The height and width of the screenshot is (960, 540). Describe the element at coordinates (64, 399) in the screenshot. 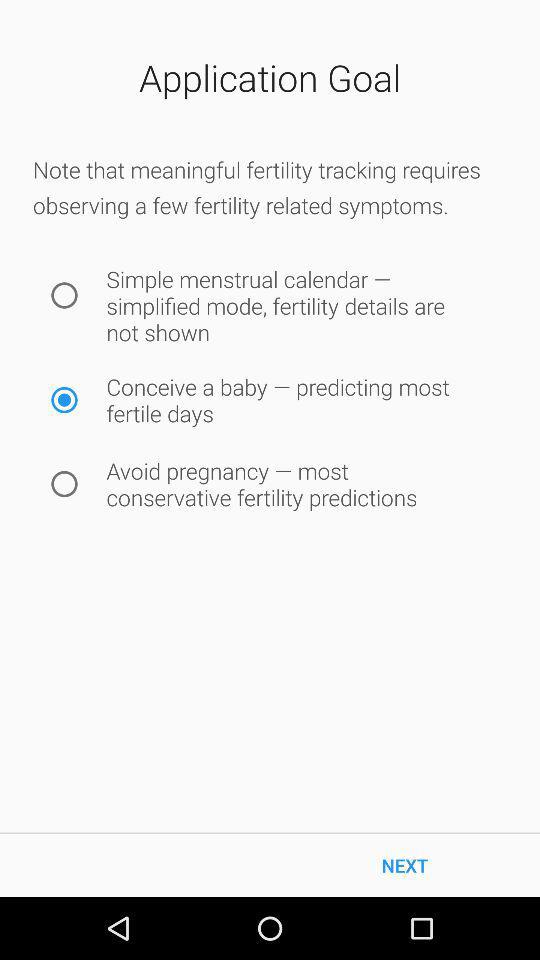

I see `icon next to the conceive a baby icon` at that location.